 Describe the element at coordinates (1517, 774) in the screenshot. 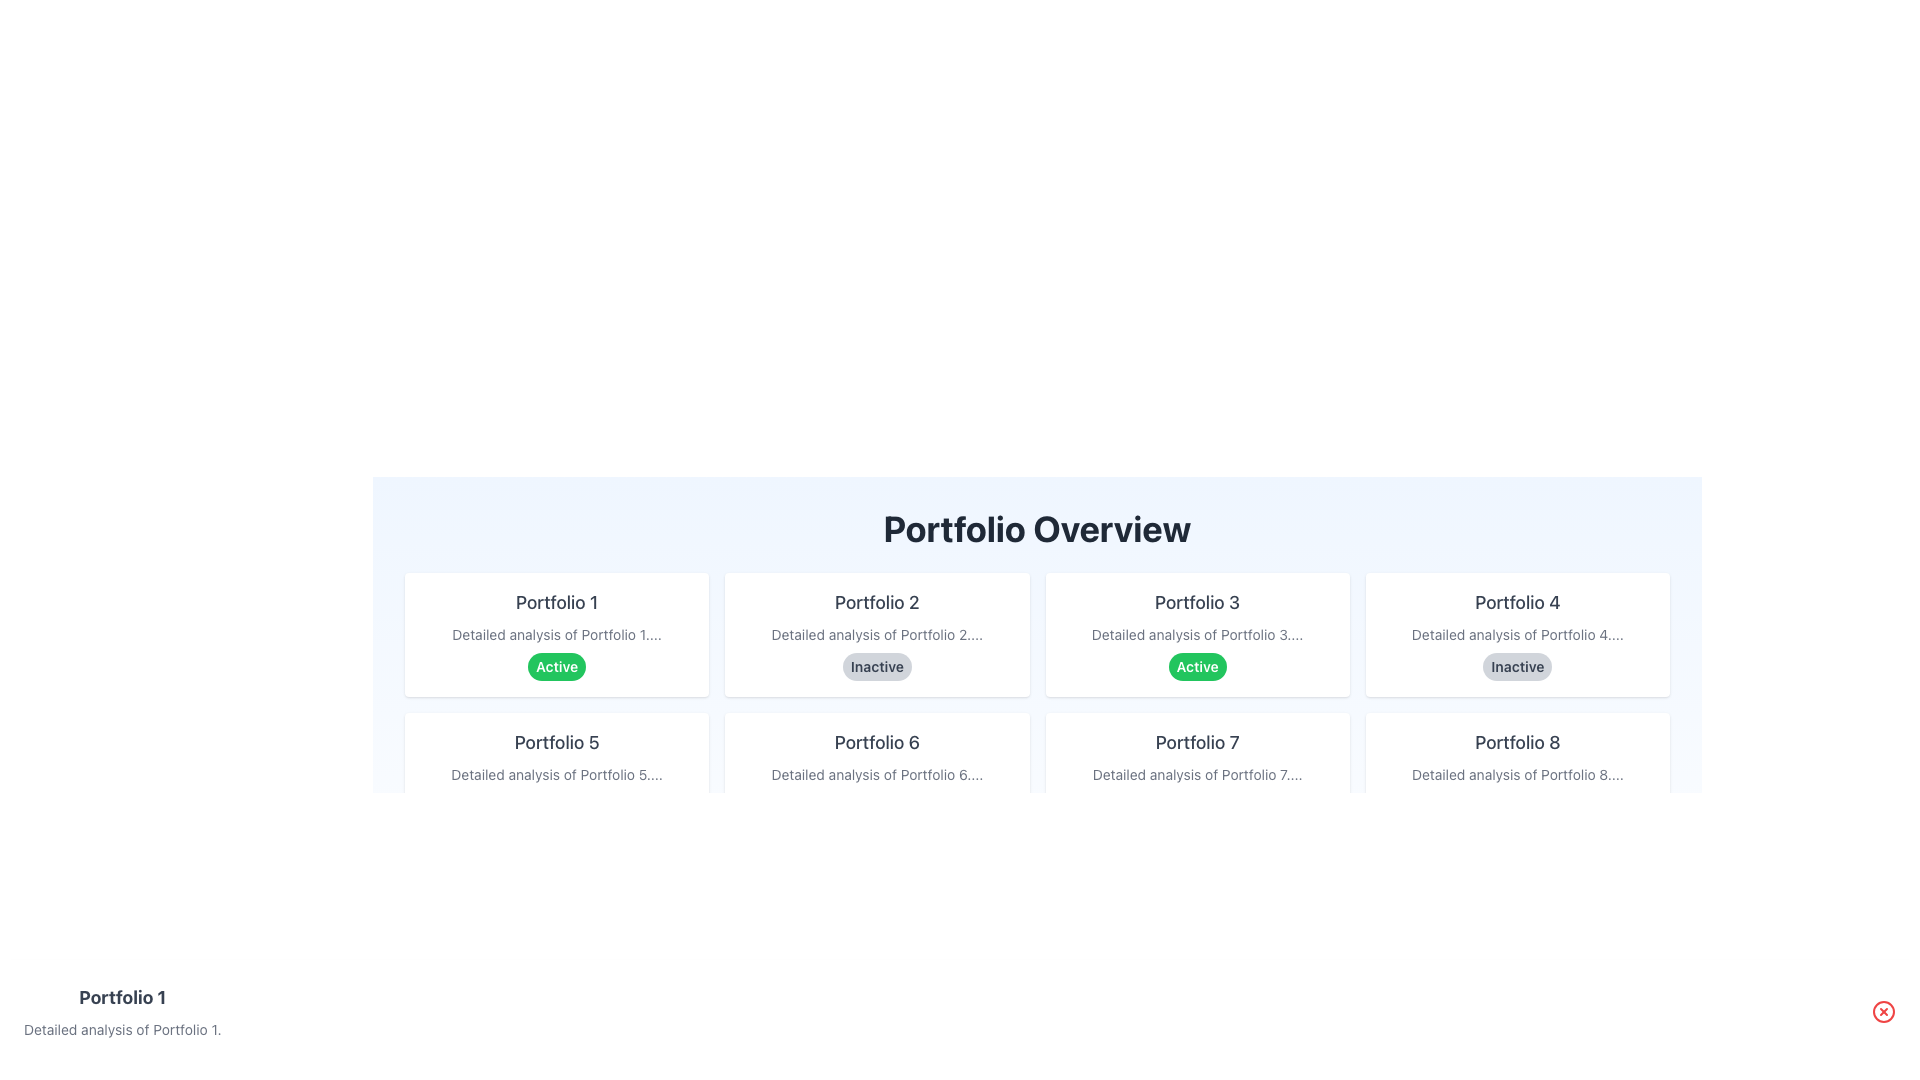

I see `the text element that displays 'Detailed analysis of Portfolio 8....', which is located beneath the title 'Portfolio 8' and above the status indicator 'Inactive'` at that location.